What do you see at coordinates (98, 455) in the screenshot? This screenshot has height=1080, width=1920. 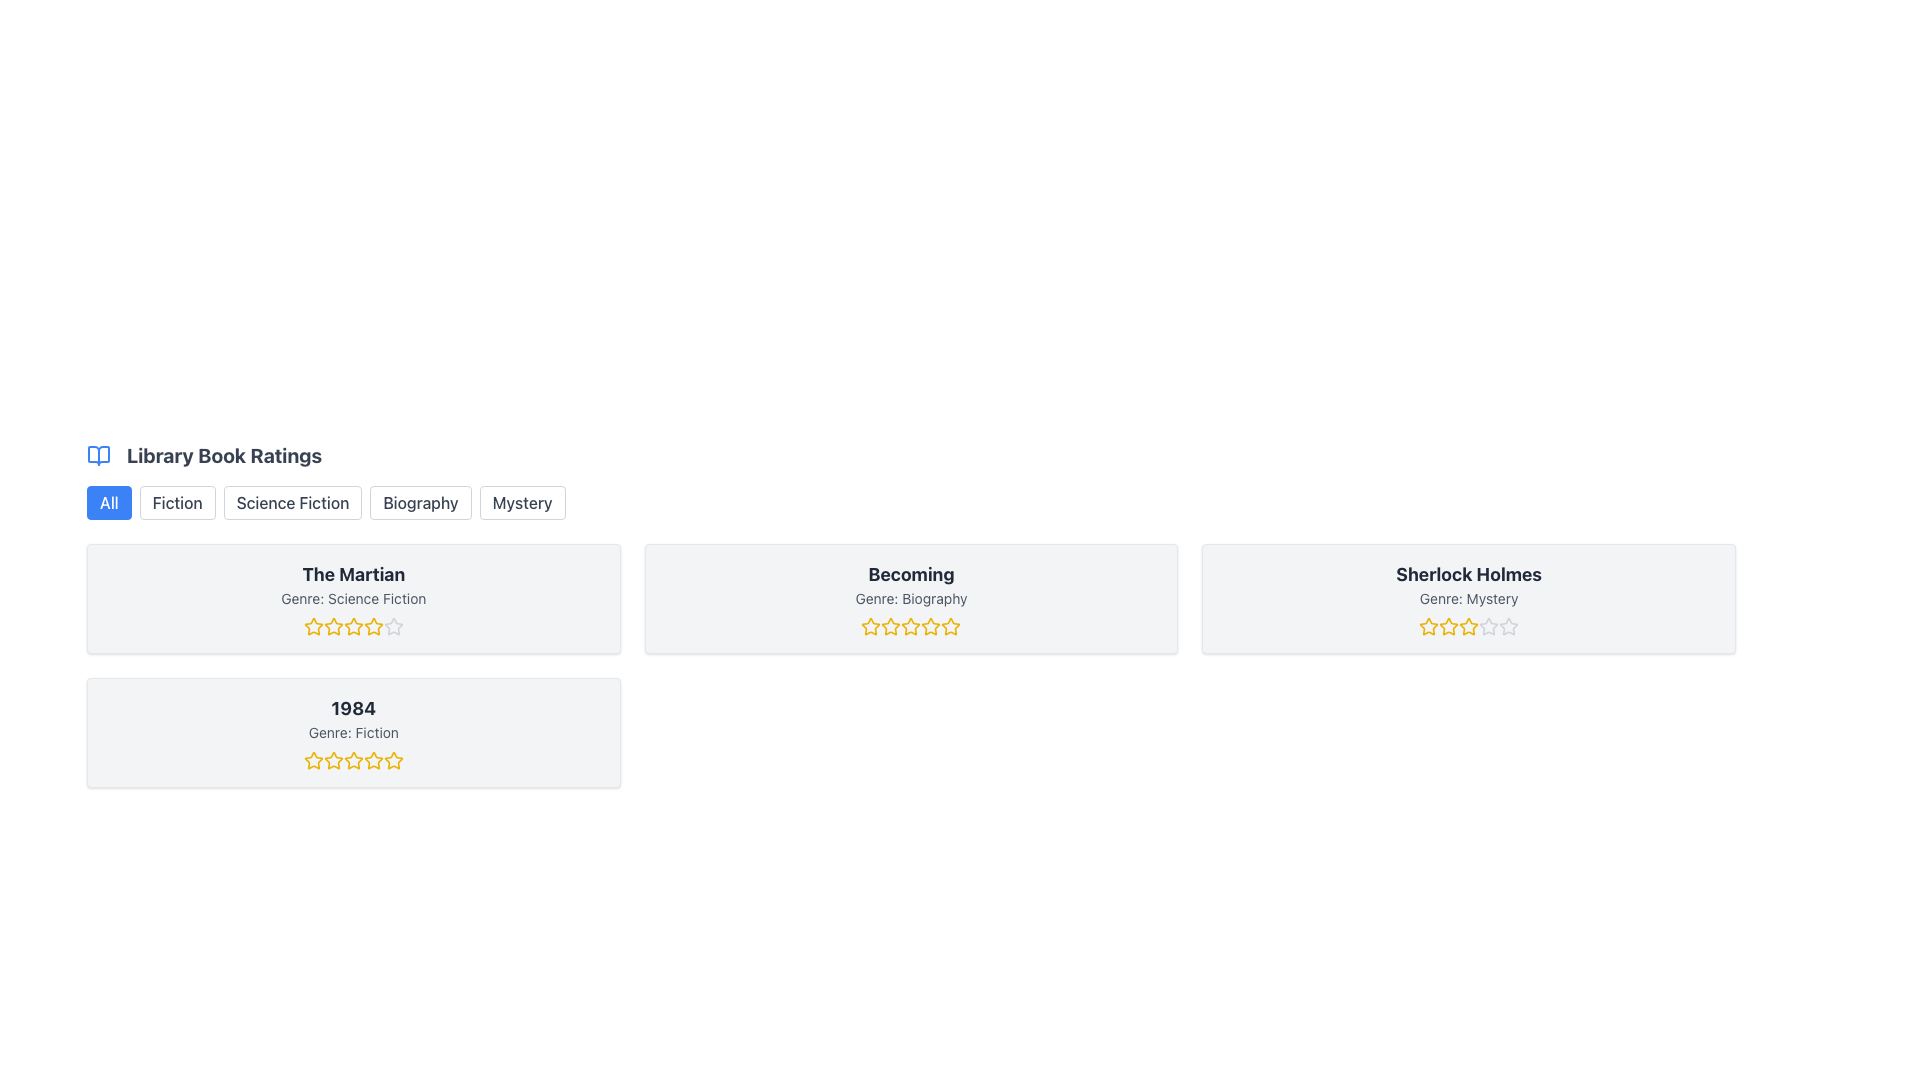 I see `the decorative icon for the 'Library Book Ratings' section, which is positioned at the leftmost side of the header and above the genre filter buttons` at bounding box center [98, 455].